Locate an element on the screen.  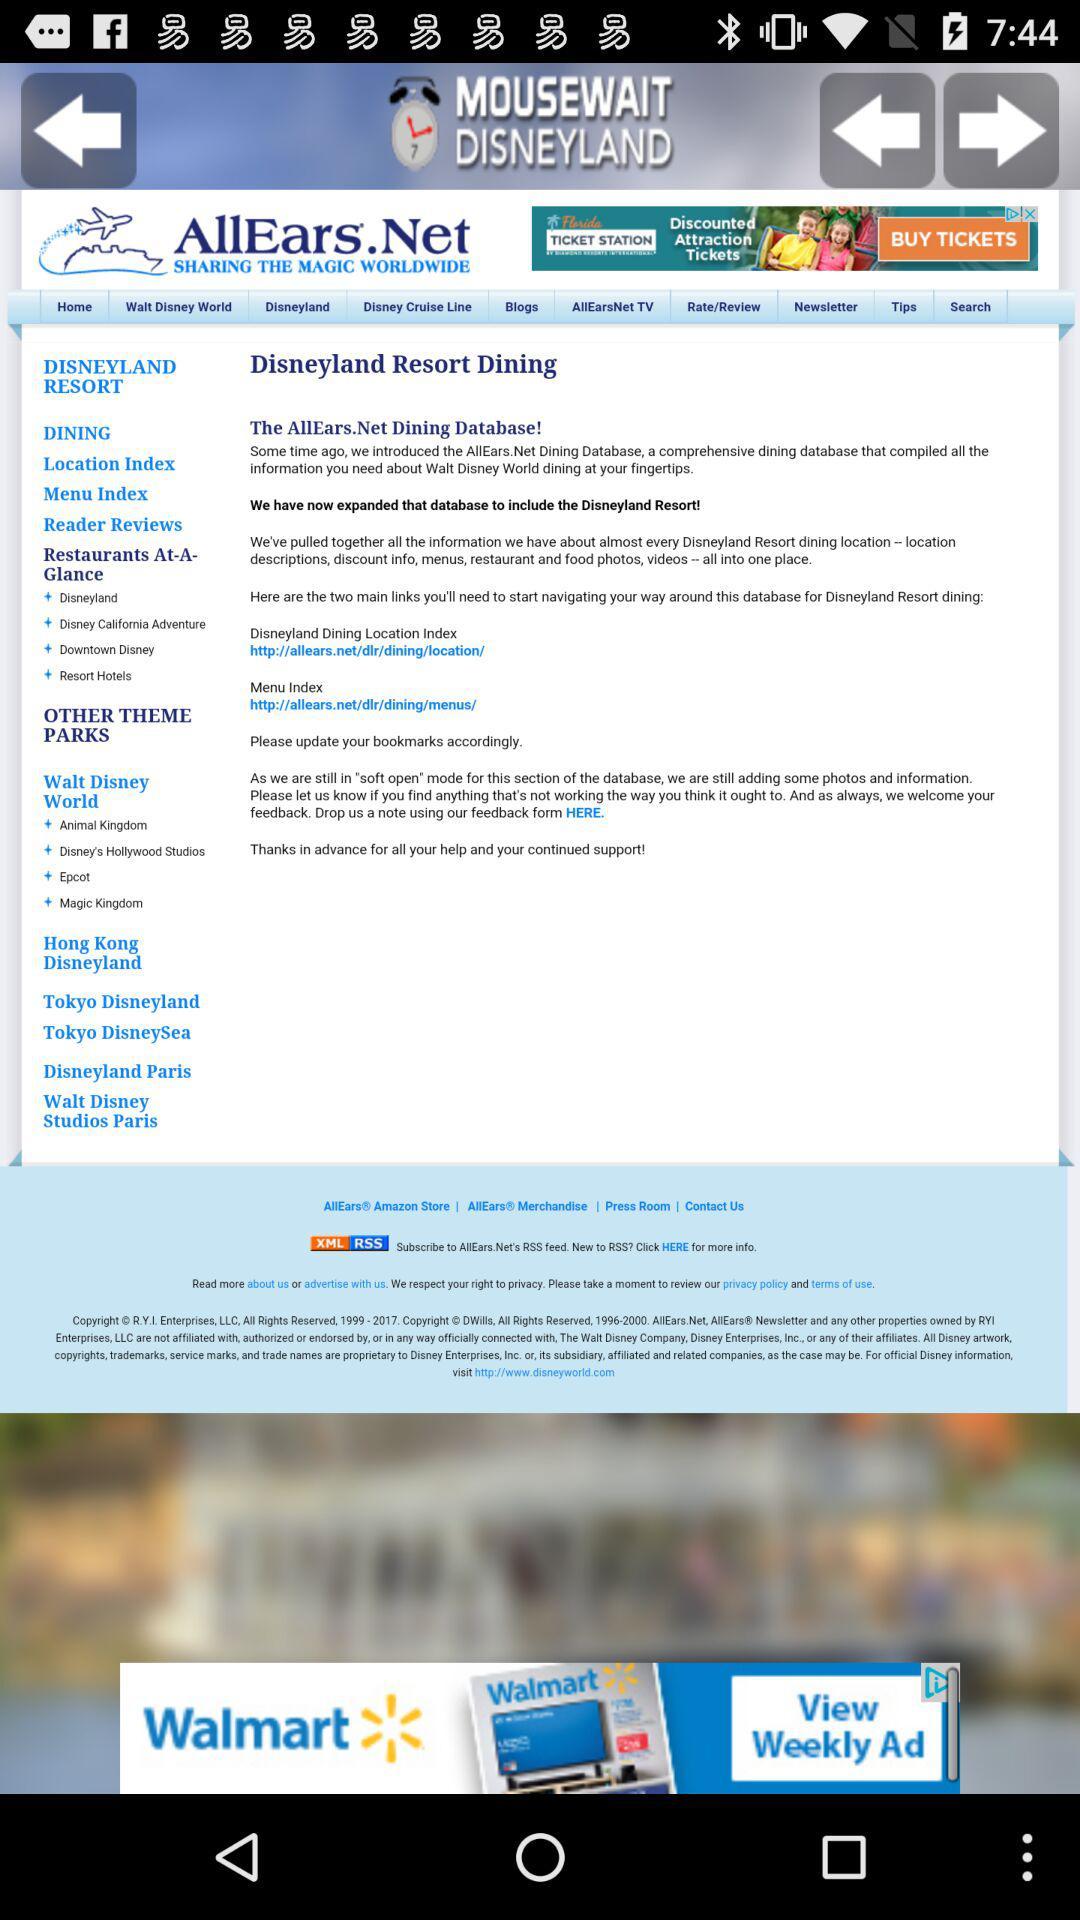
the arrow_backward icon is located at coordinates (77, 138).